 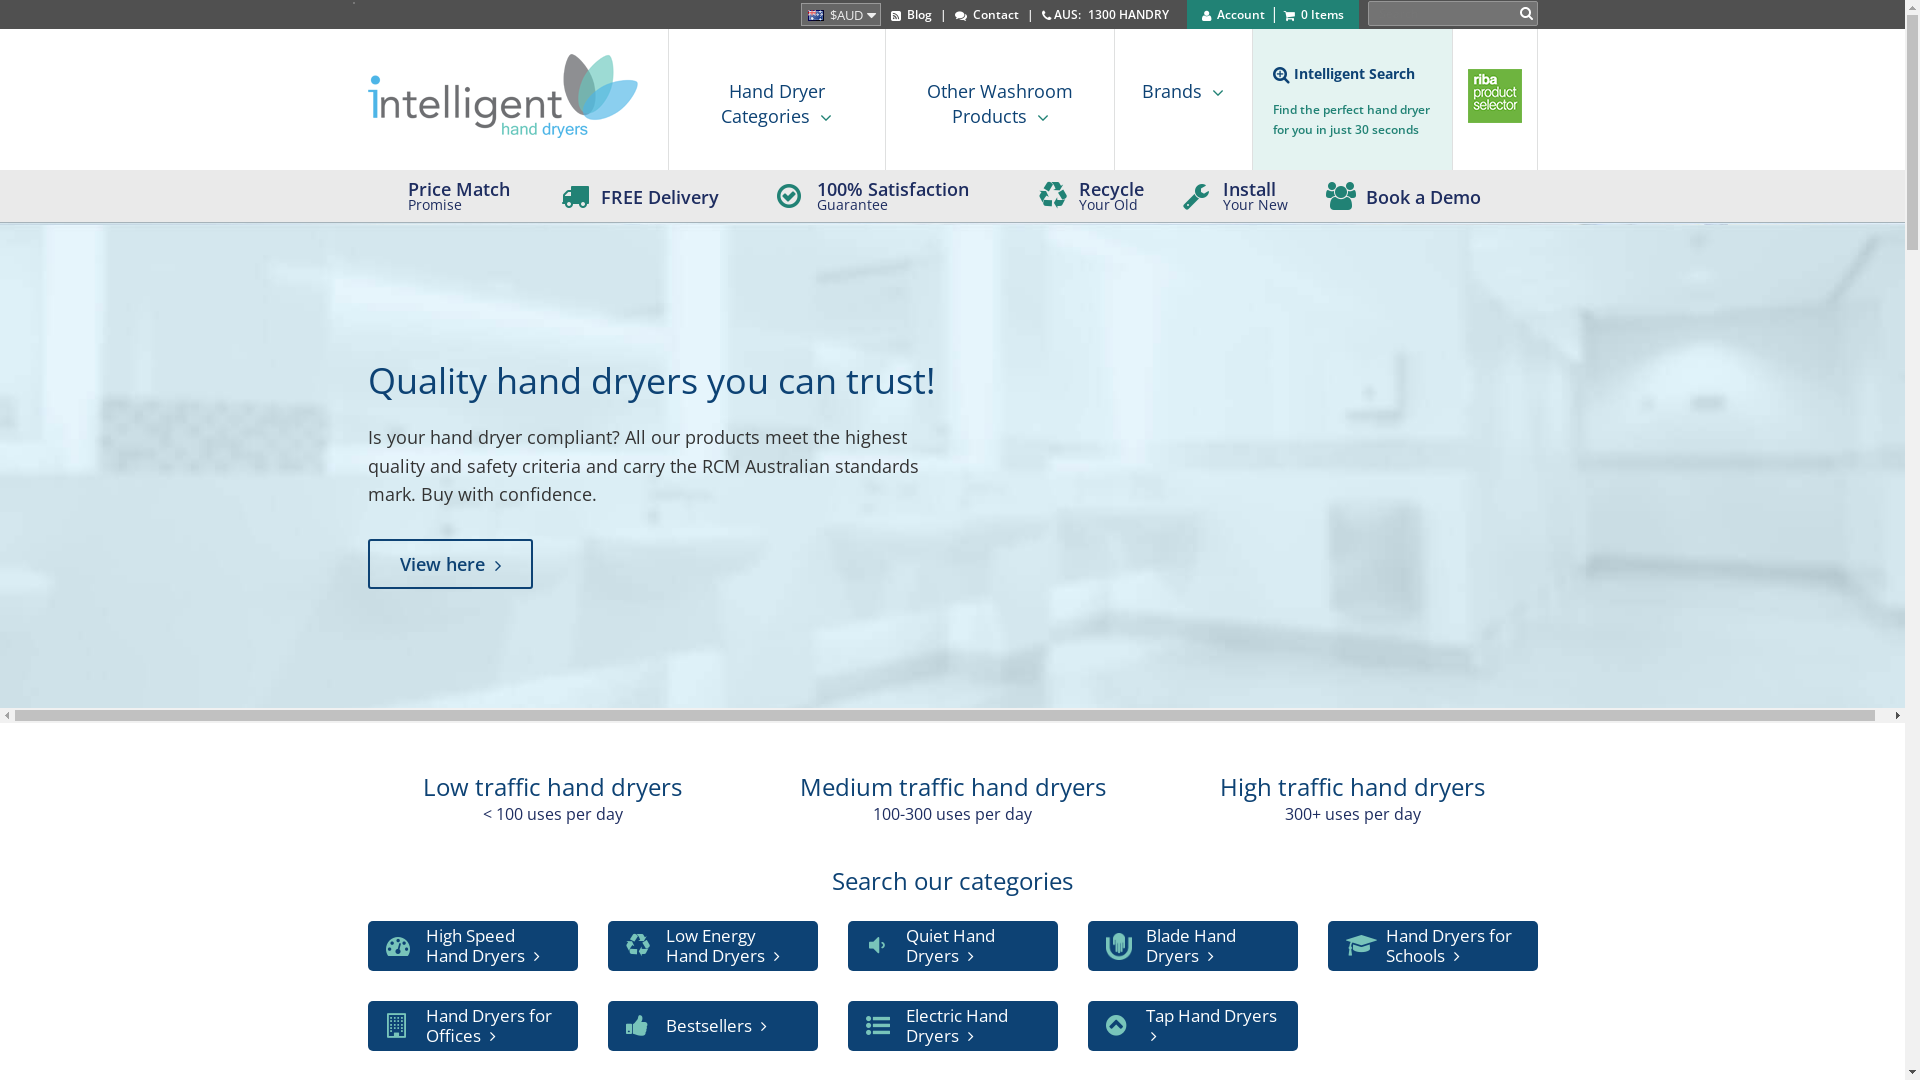 What do you see at coordinates (1193, 945) in the screenshot?
I see `'Blade Hand Dryers'` at bounding box center [1193, 945].